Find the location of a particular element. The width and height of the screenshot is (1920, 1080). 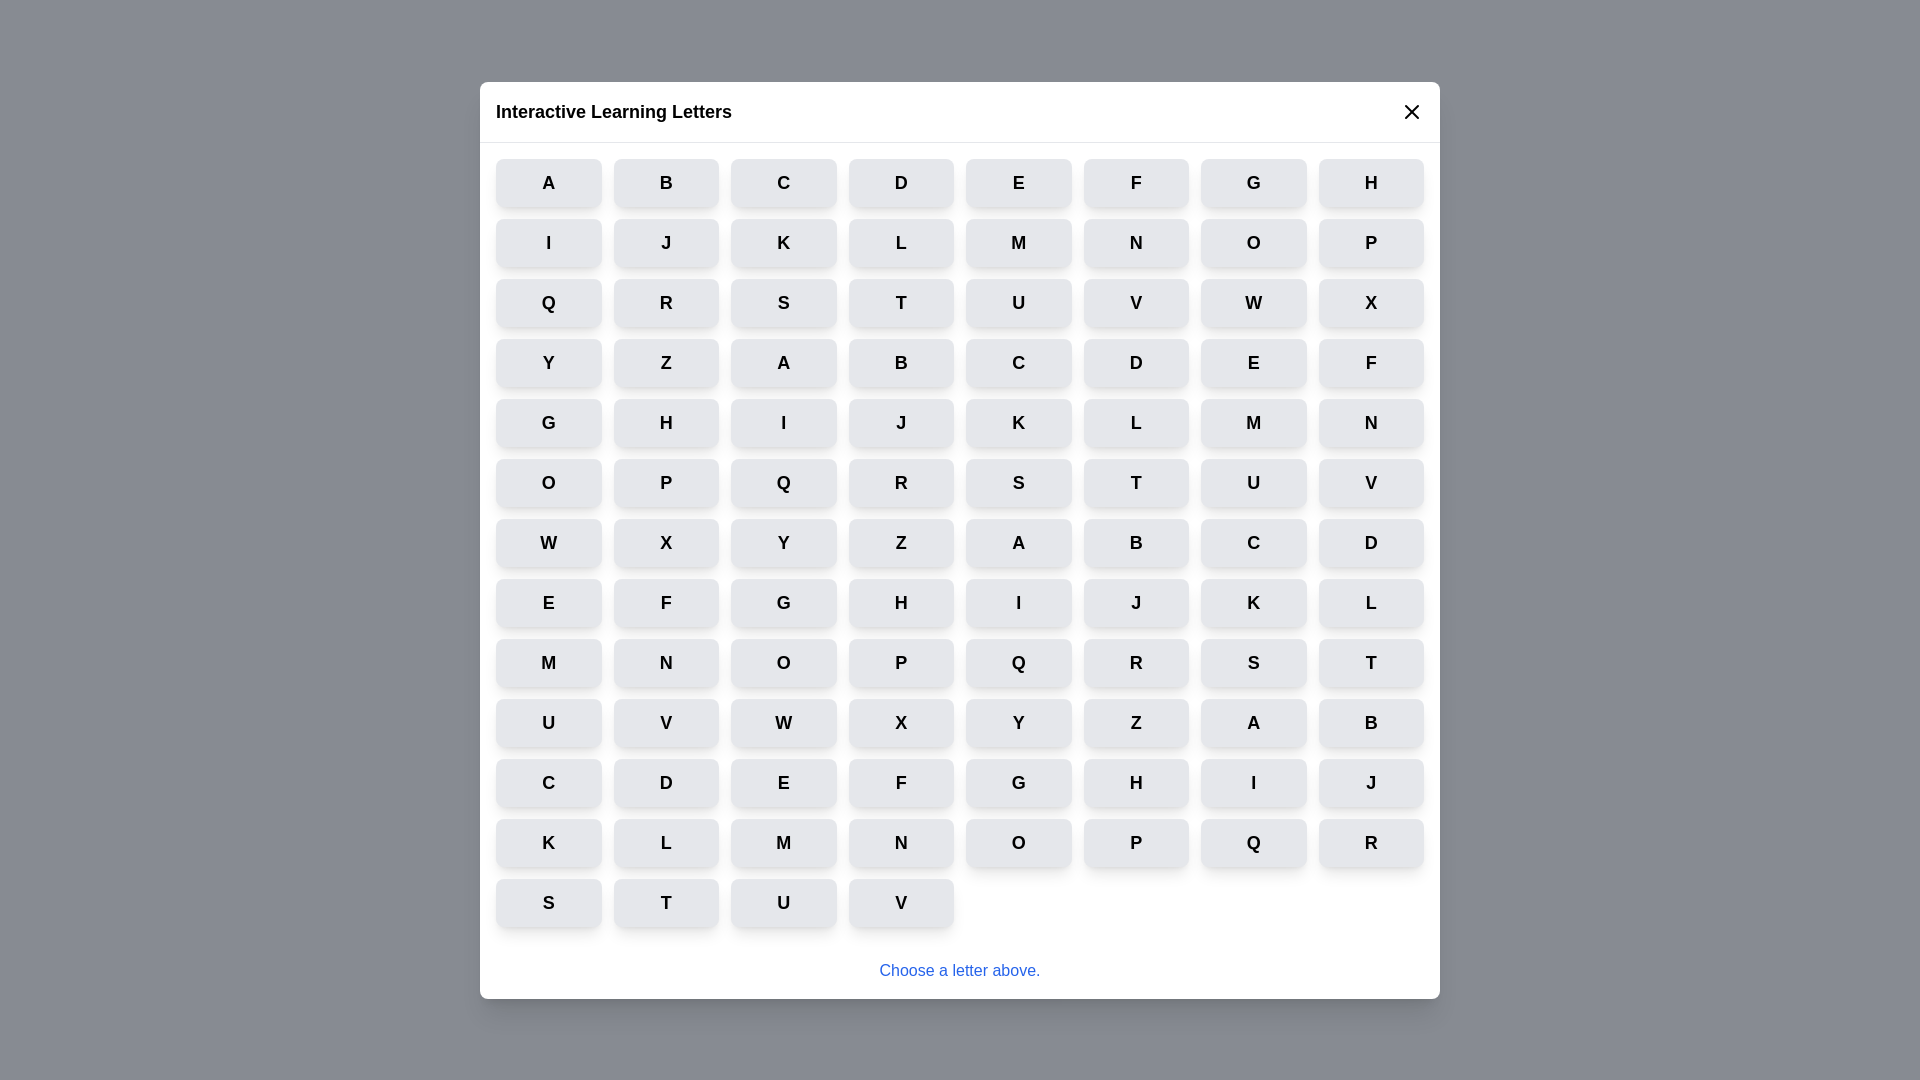

the letter button labeled A is located at coordinates (548, 182).